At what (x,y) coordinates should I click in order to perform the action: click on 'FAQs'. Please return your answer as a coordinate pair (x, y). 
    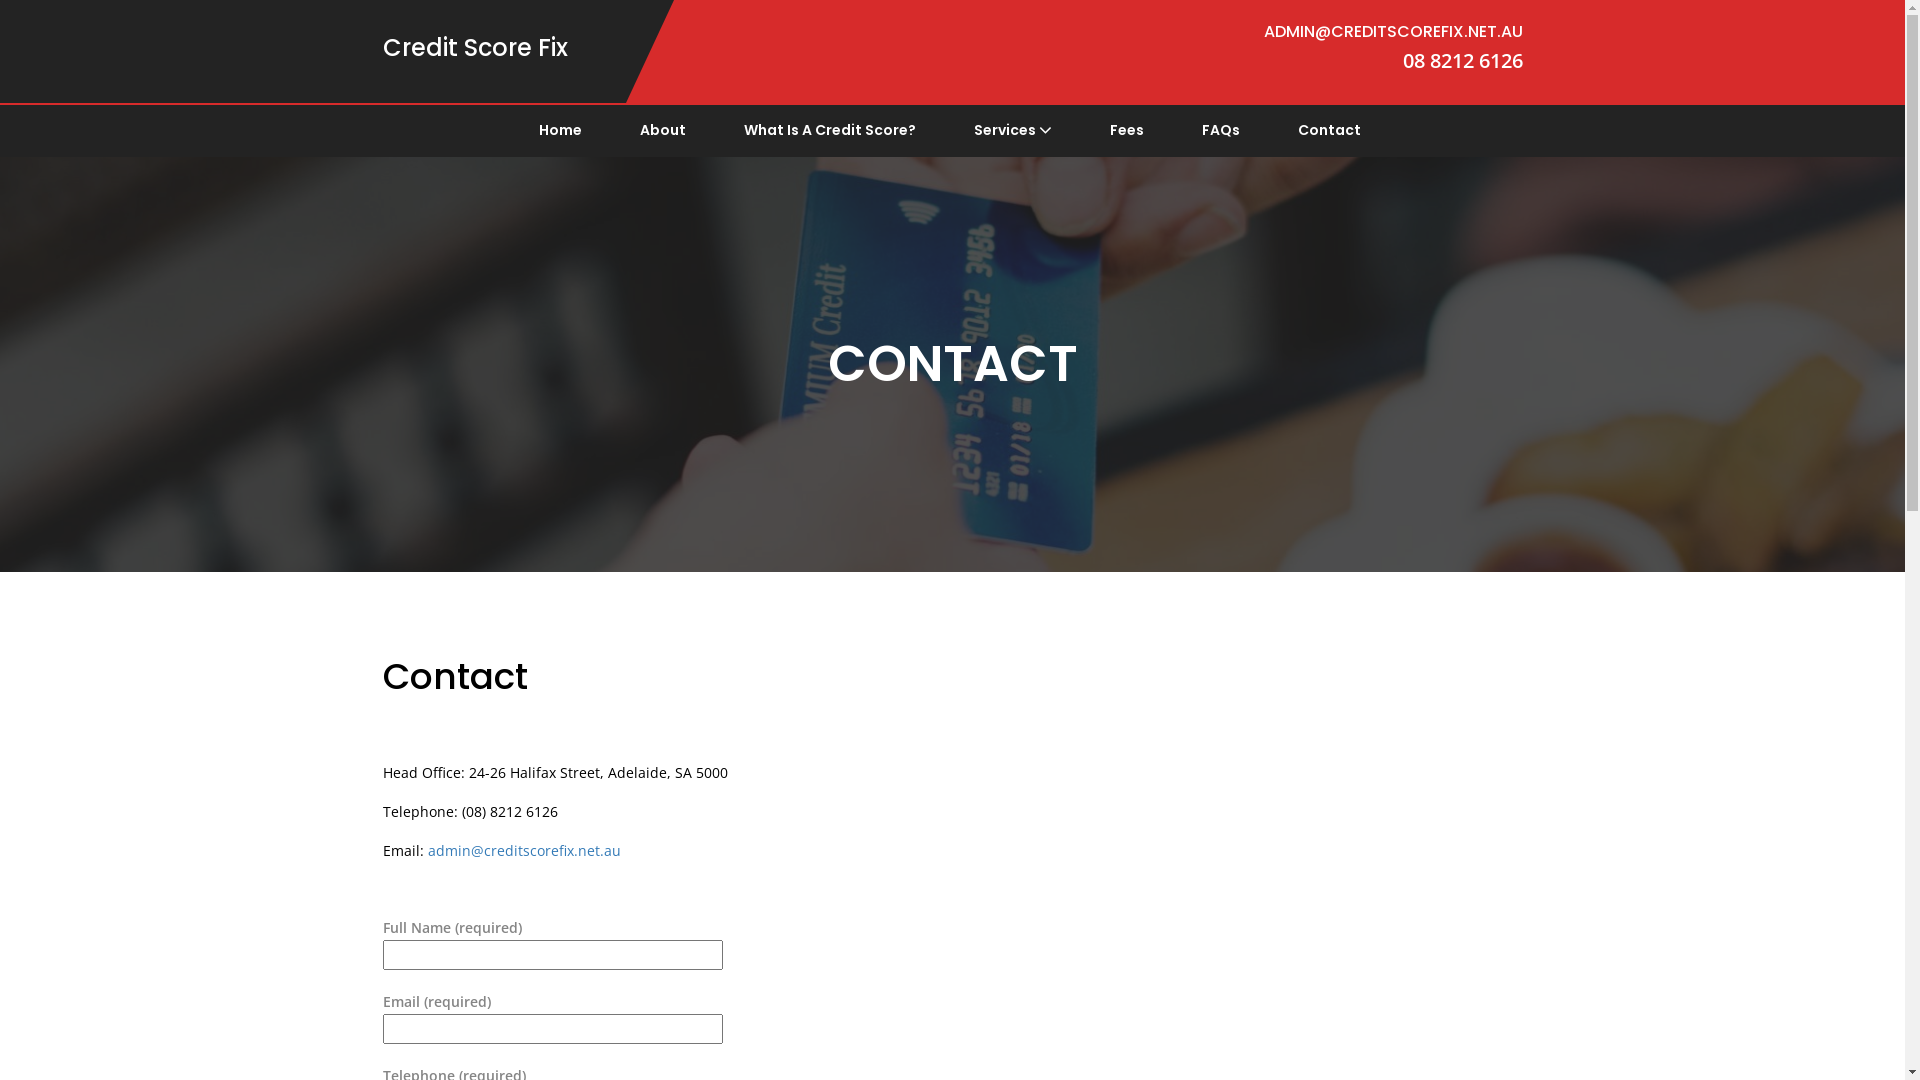
    Looking at the image, I should click on (1219, 131).